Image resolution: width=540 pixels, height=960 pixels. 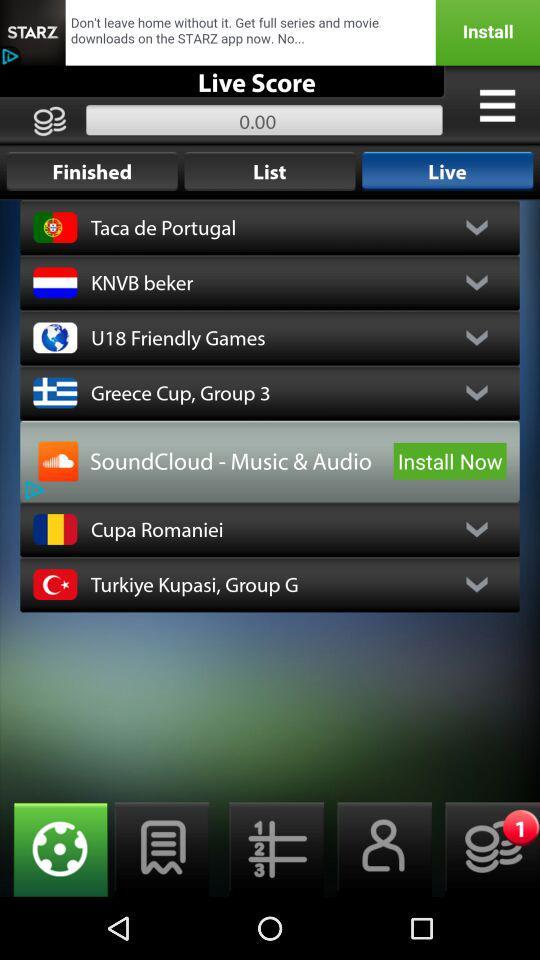 I want to click on the avatar icon, so click(x=378, y=909).